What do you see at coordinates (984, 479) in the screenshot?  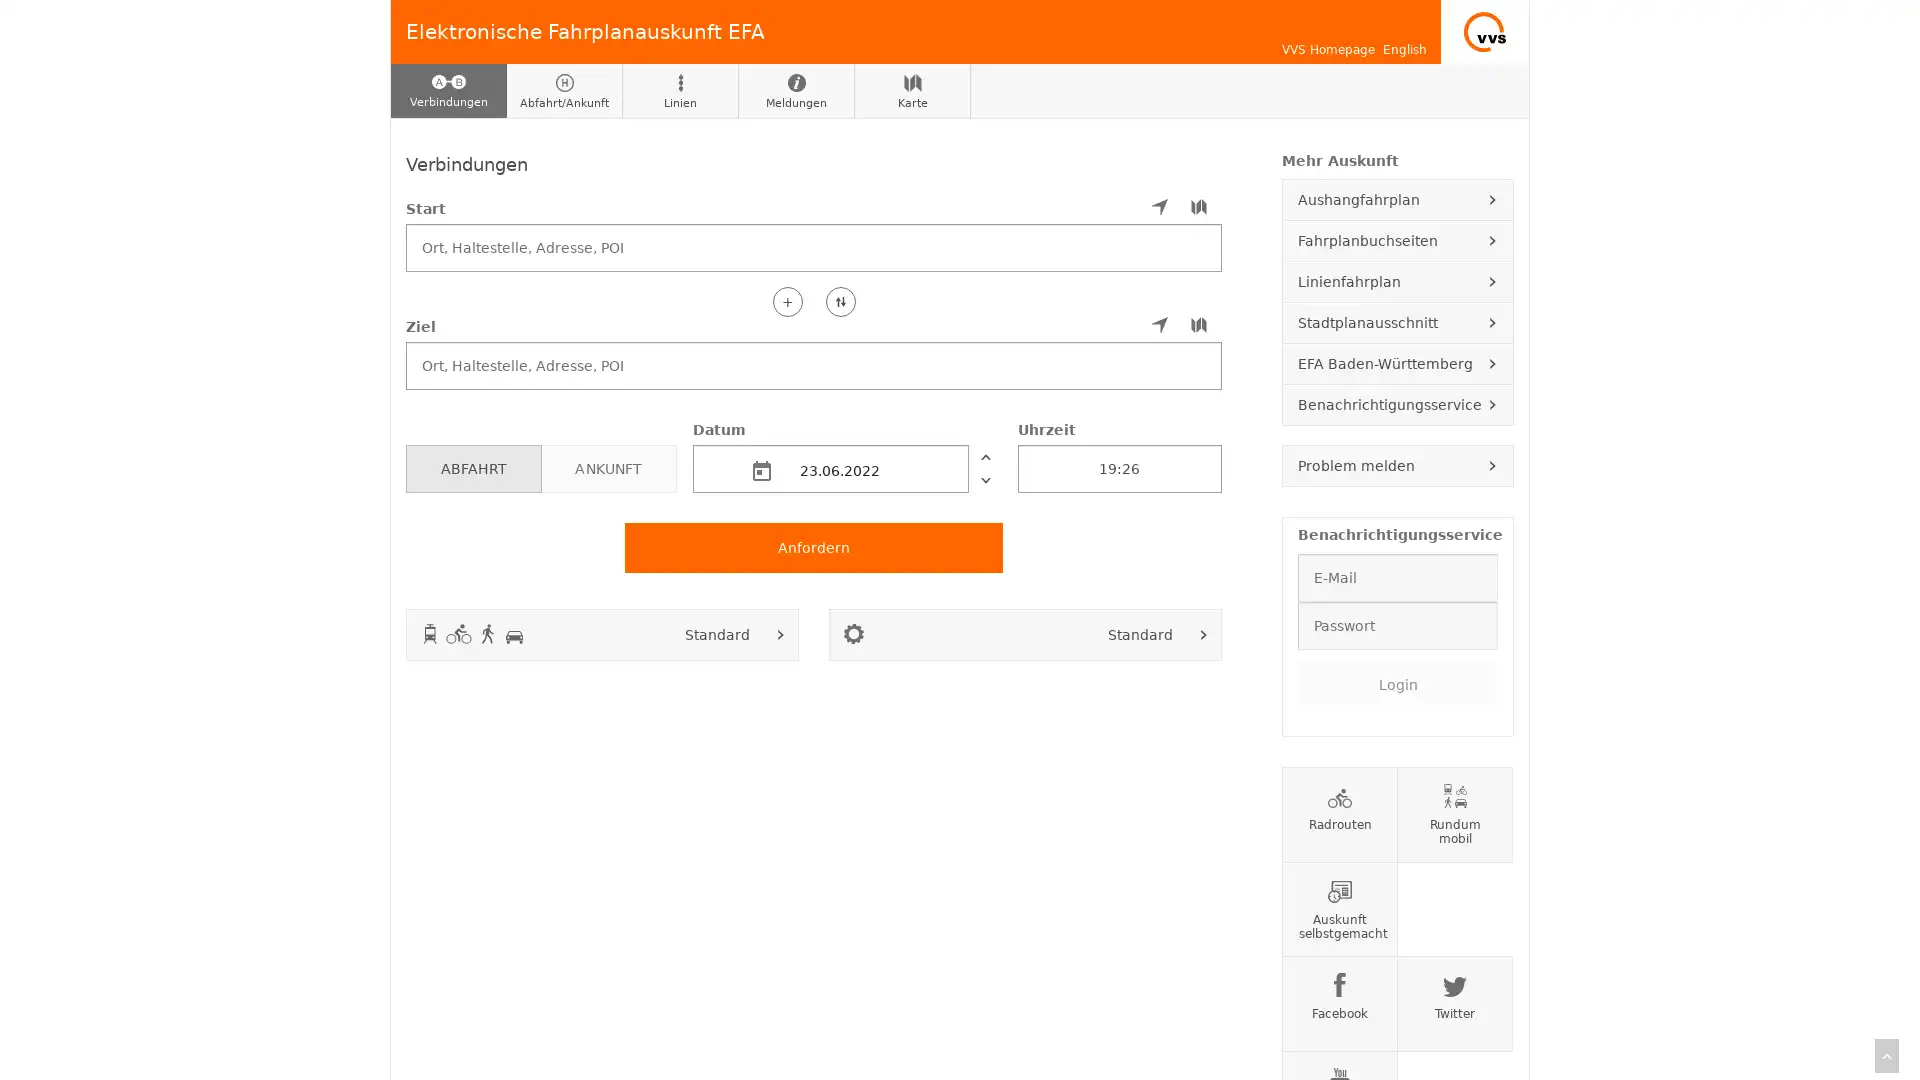 I see `nachher` at bounding box center [984, 479].